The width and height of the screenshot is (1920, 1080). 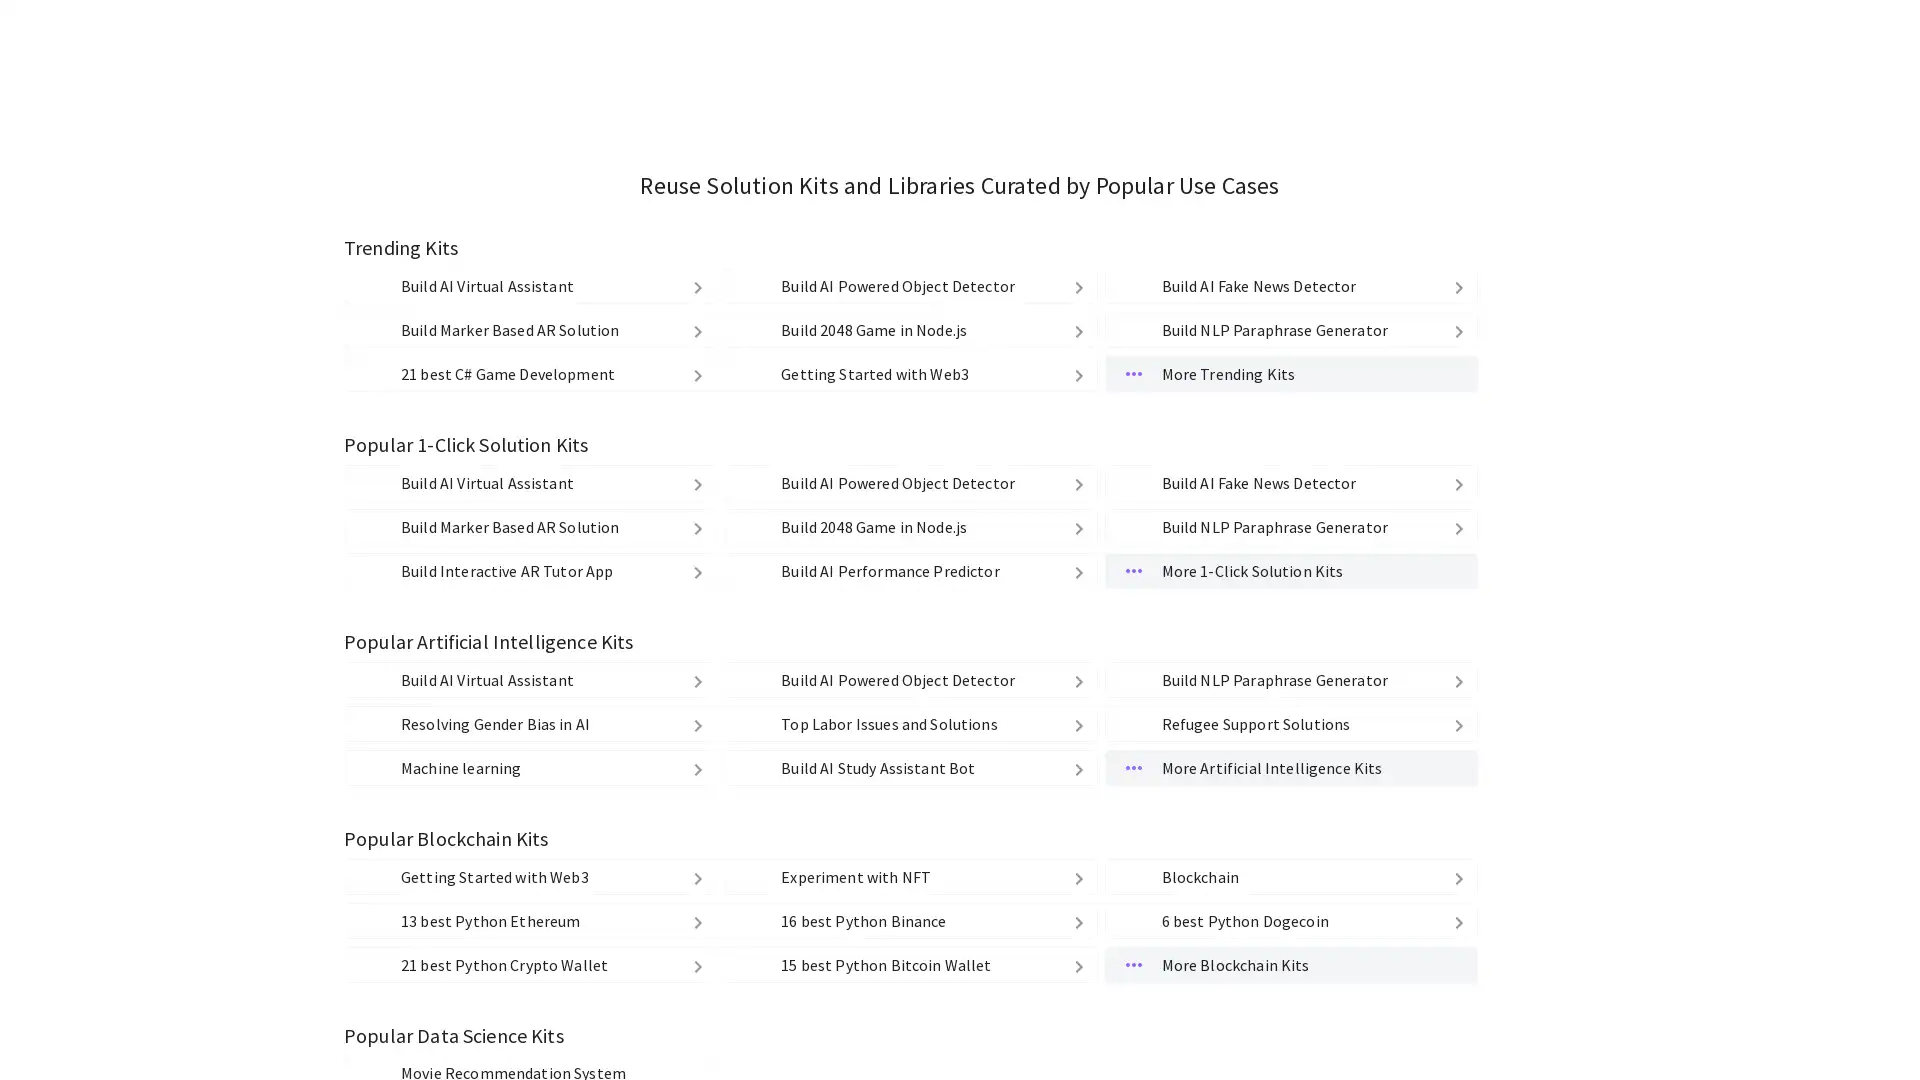 I want to click on delete, so click(x=1077, y=1030).